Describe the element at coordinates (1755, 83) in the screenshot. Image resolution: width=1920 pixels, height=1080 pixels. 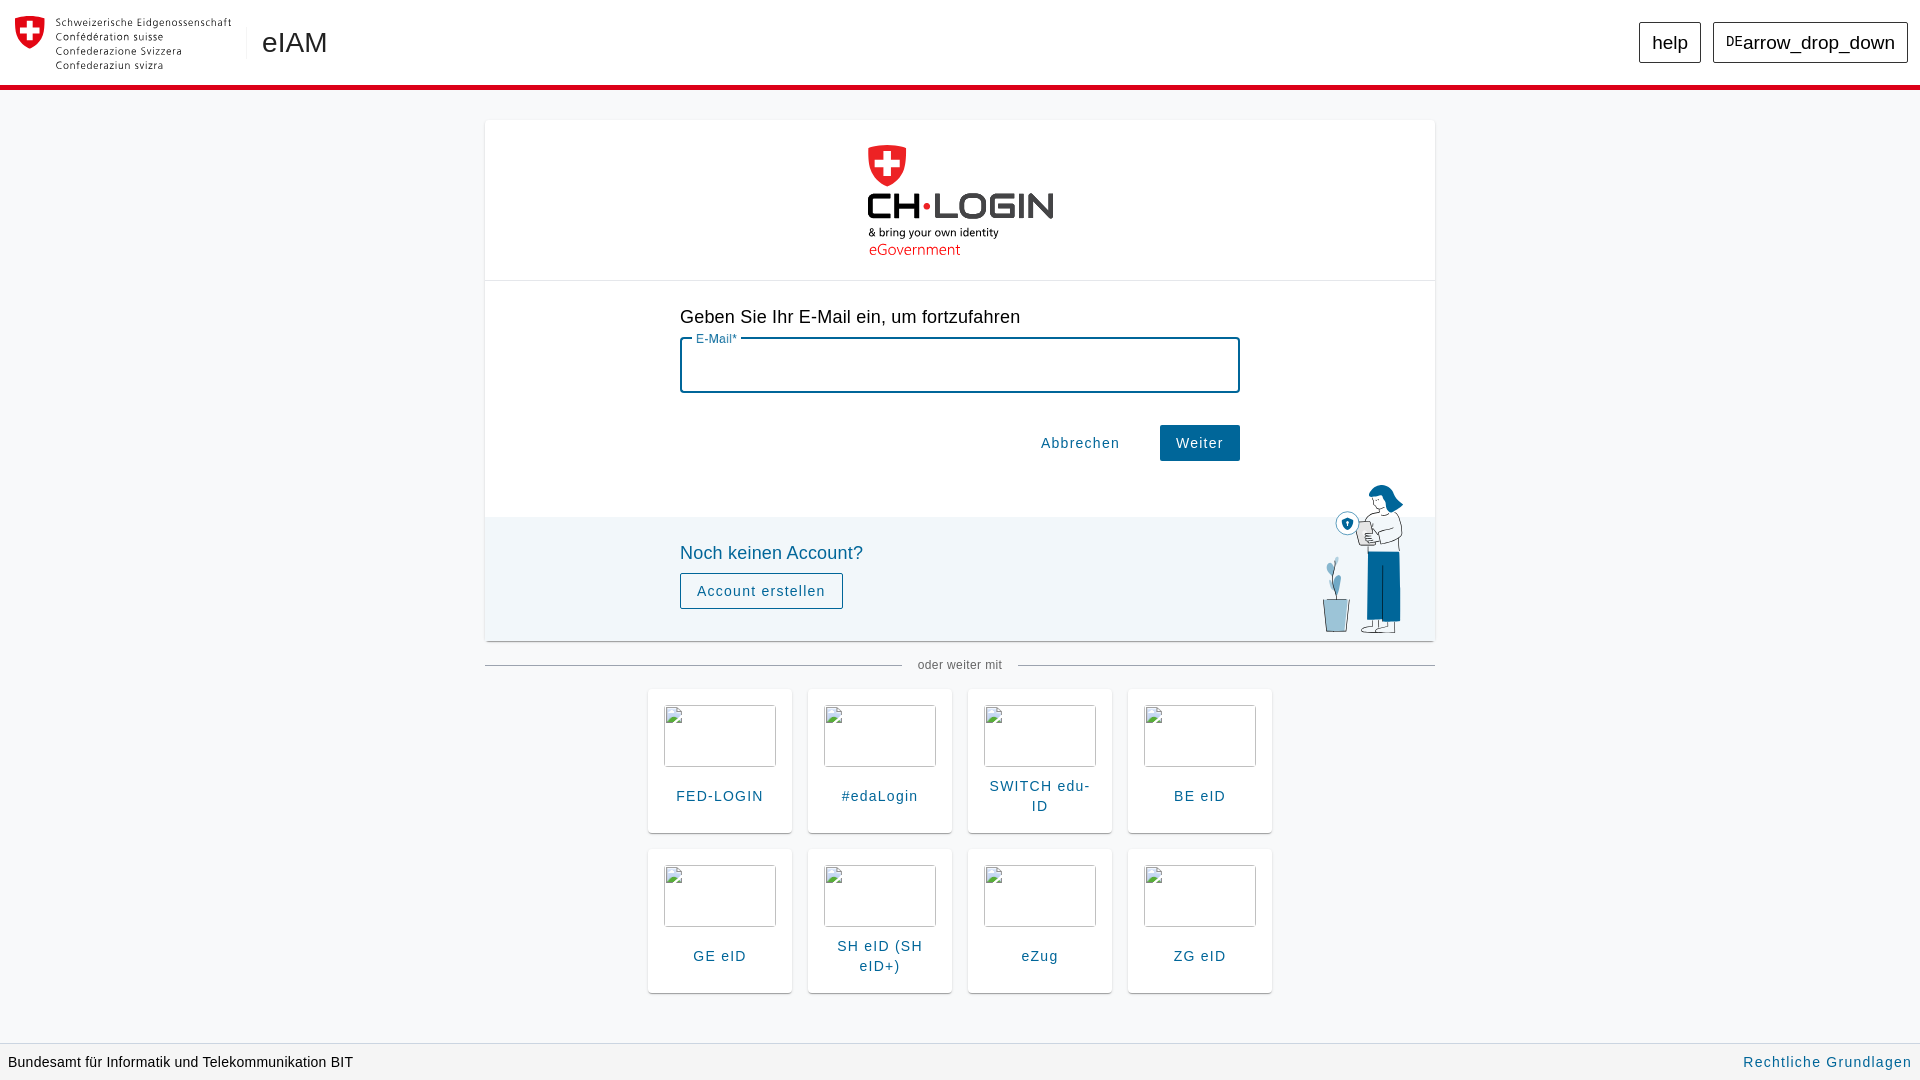
I see `'DE'` at that location.